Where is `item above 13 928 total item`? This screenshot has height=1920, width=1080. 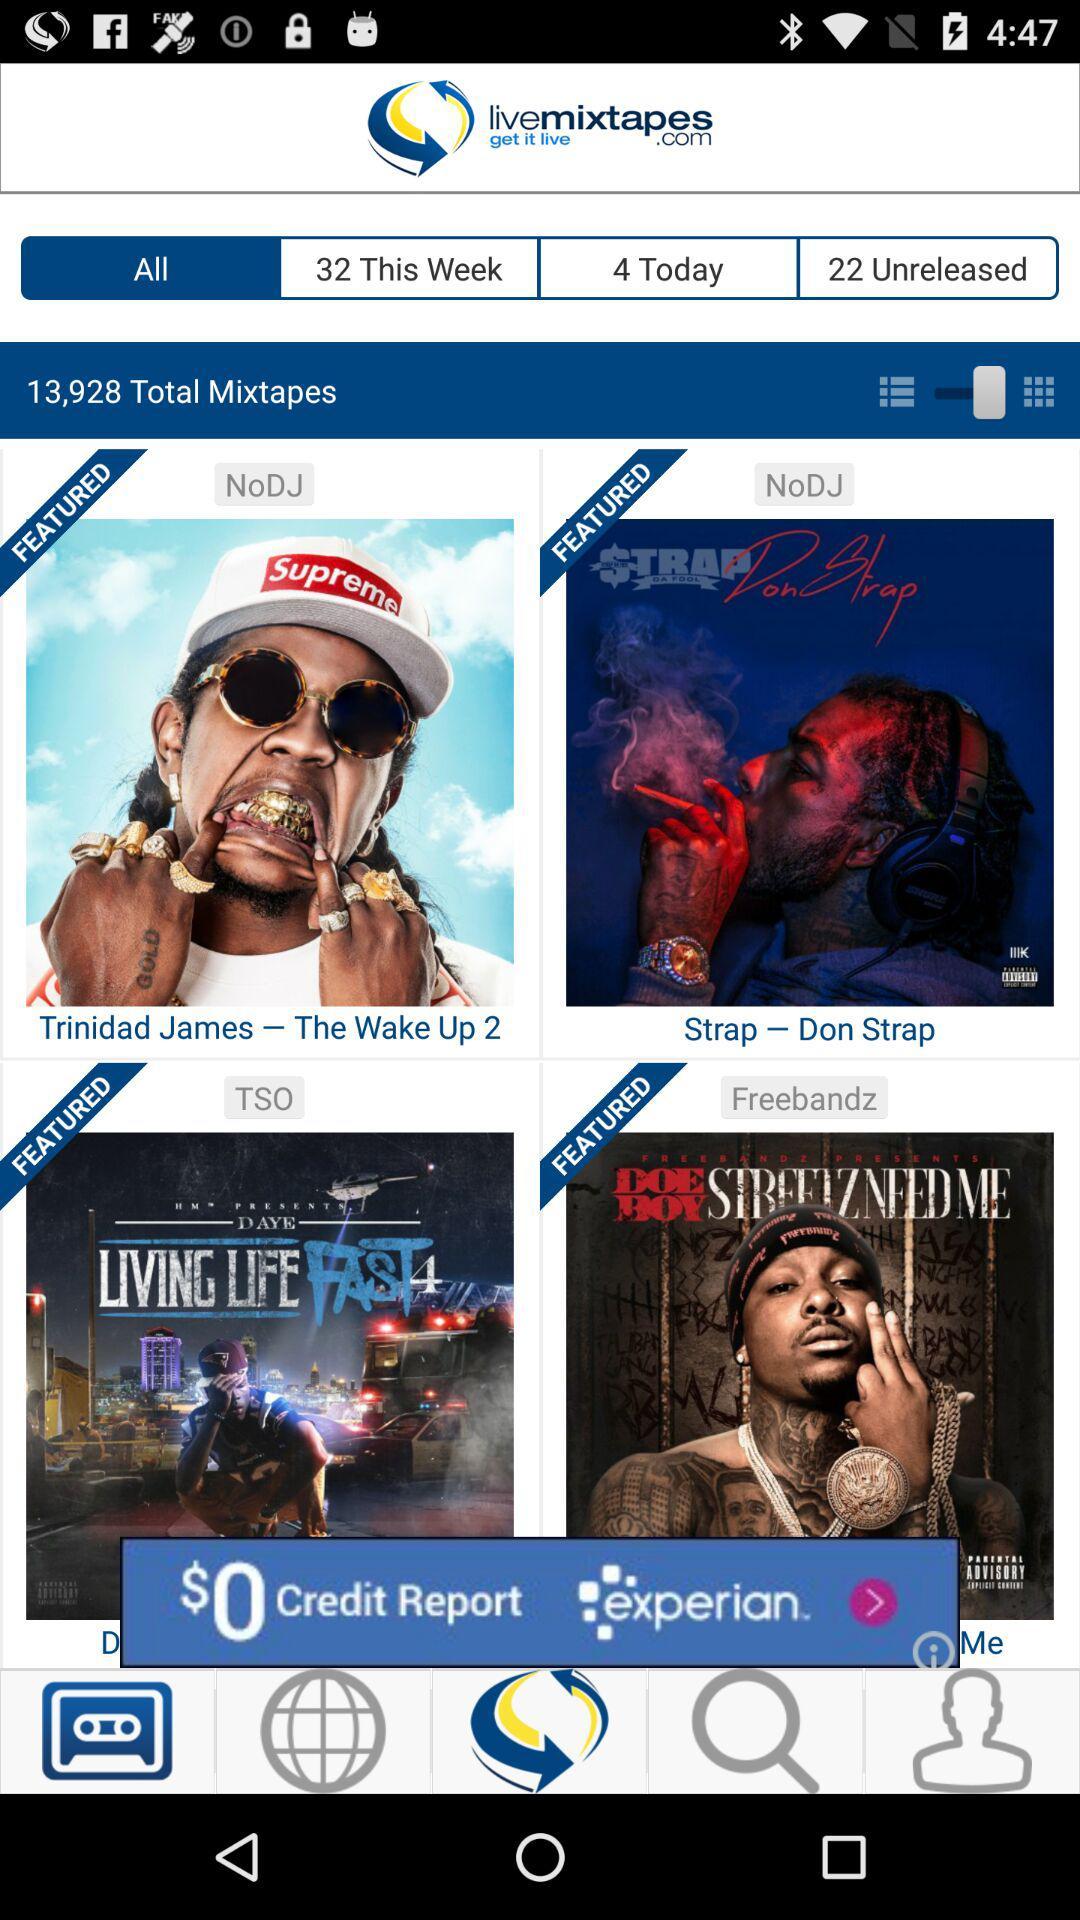 item above 13 928 total item is located at coordinates (669, 267).